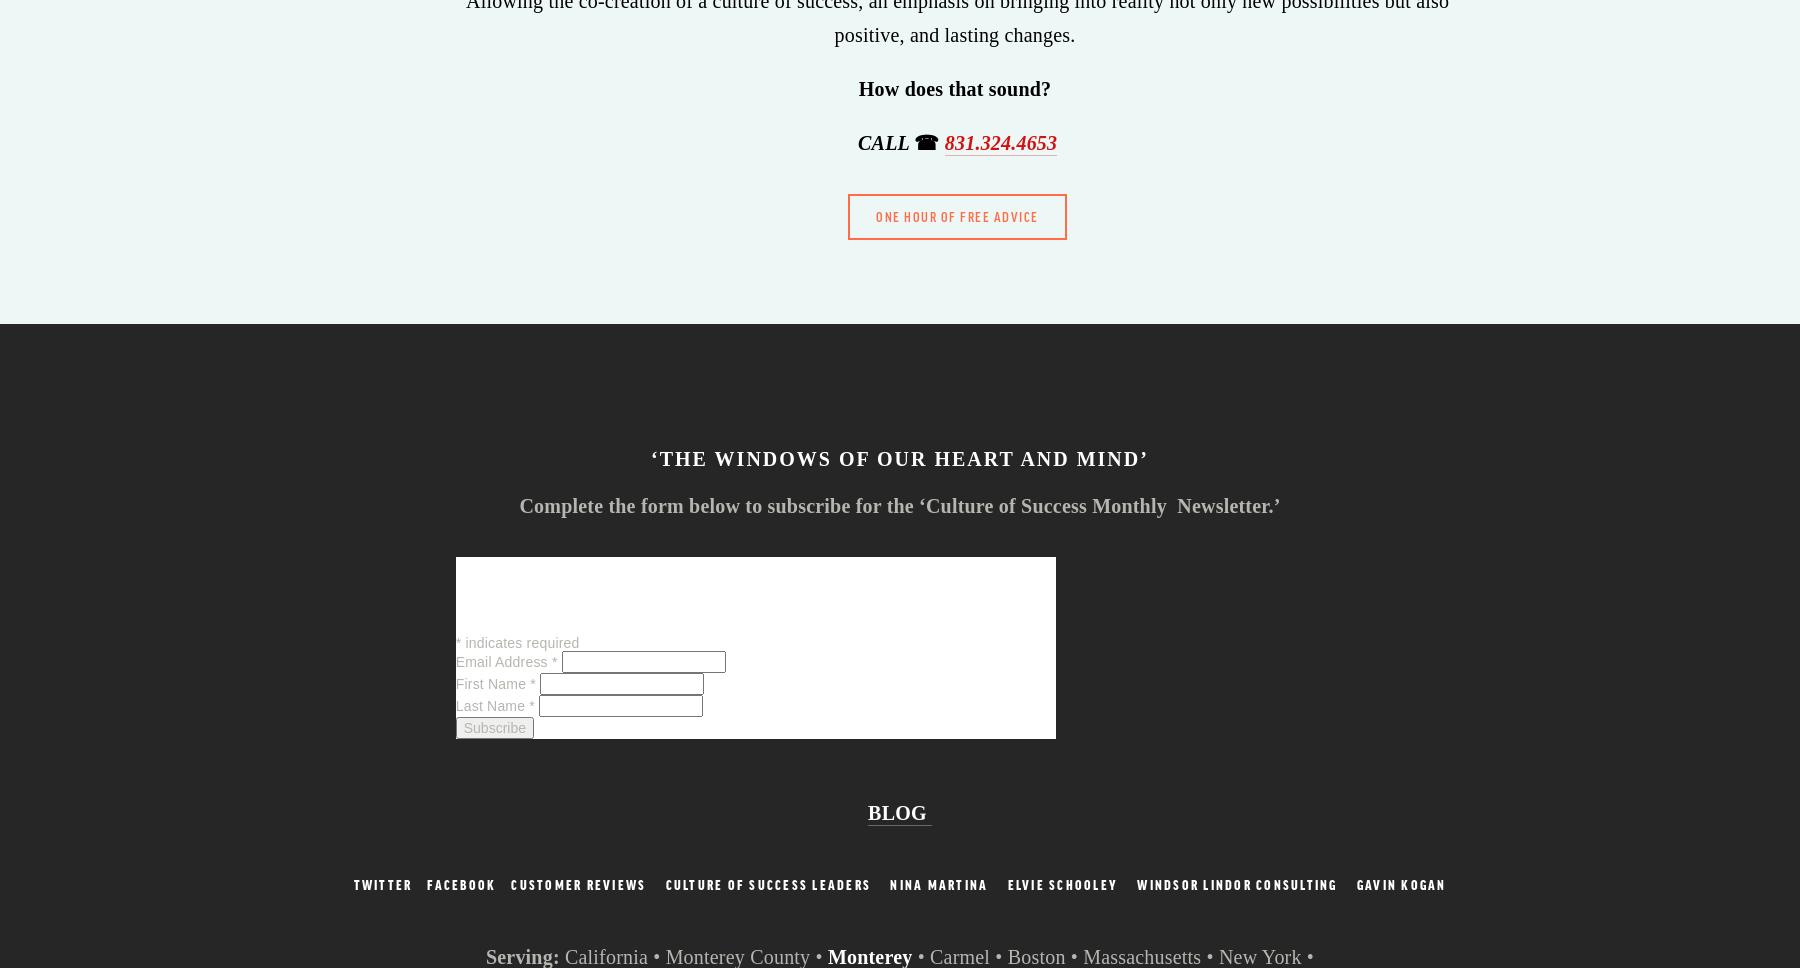  I want to click on 'Windsor Lindor Consulting', so click(1235, 883).